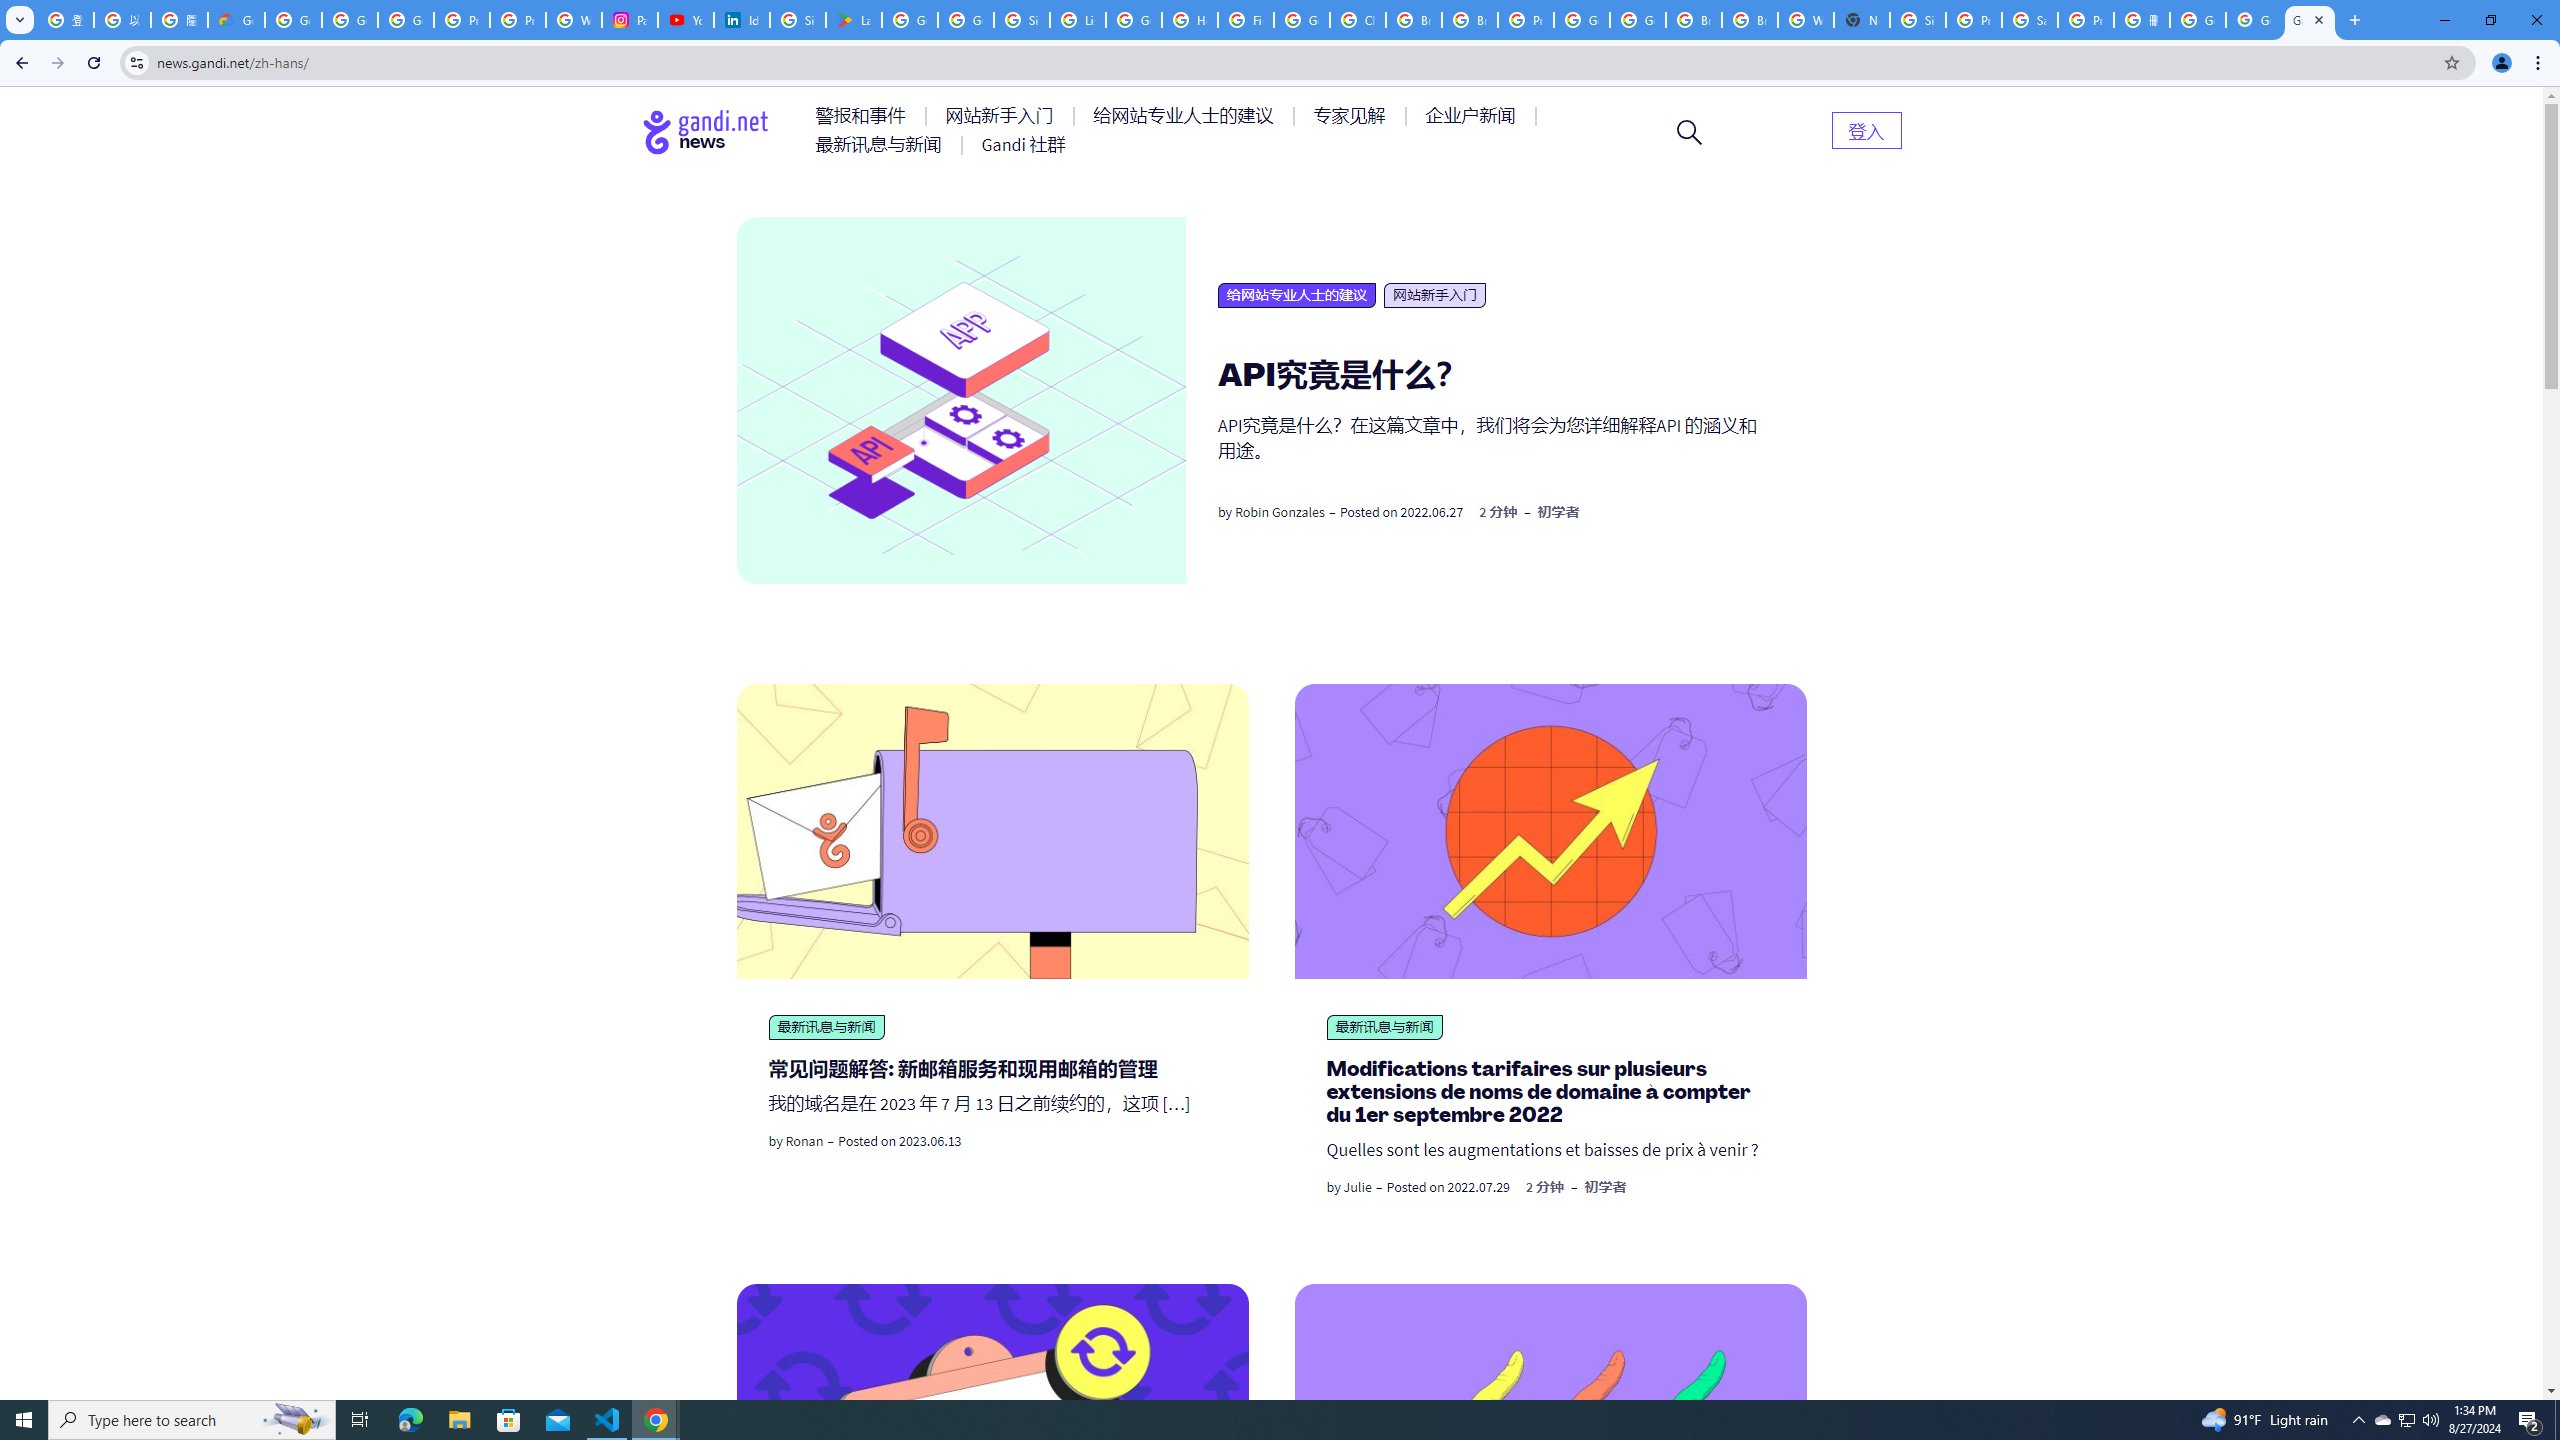 The image size is (2560, 1440). Describe the element at coordinates (461, 19) in the screenshot. I see `'Privacy Help Center - Policies Help'` at that location.